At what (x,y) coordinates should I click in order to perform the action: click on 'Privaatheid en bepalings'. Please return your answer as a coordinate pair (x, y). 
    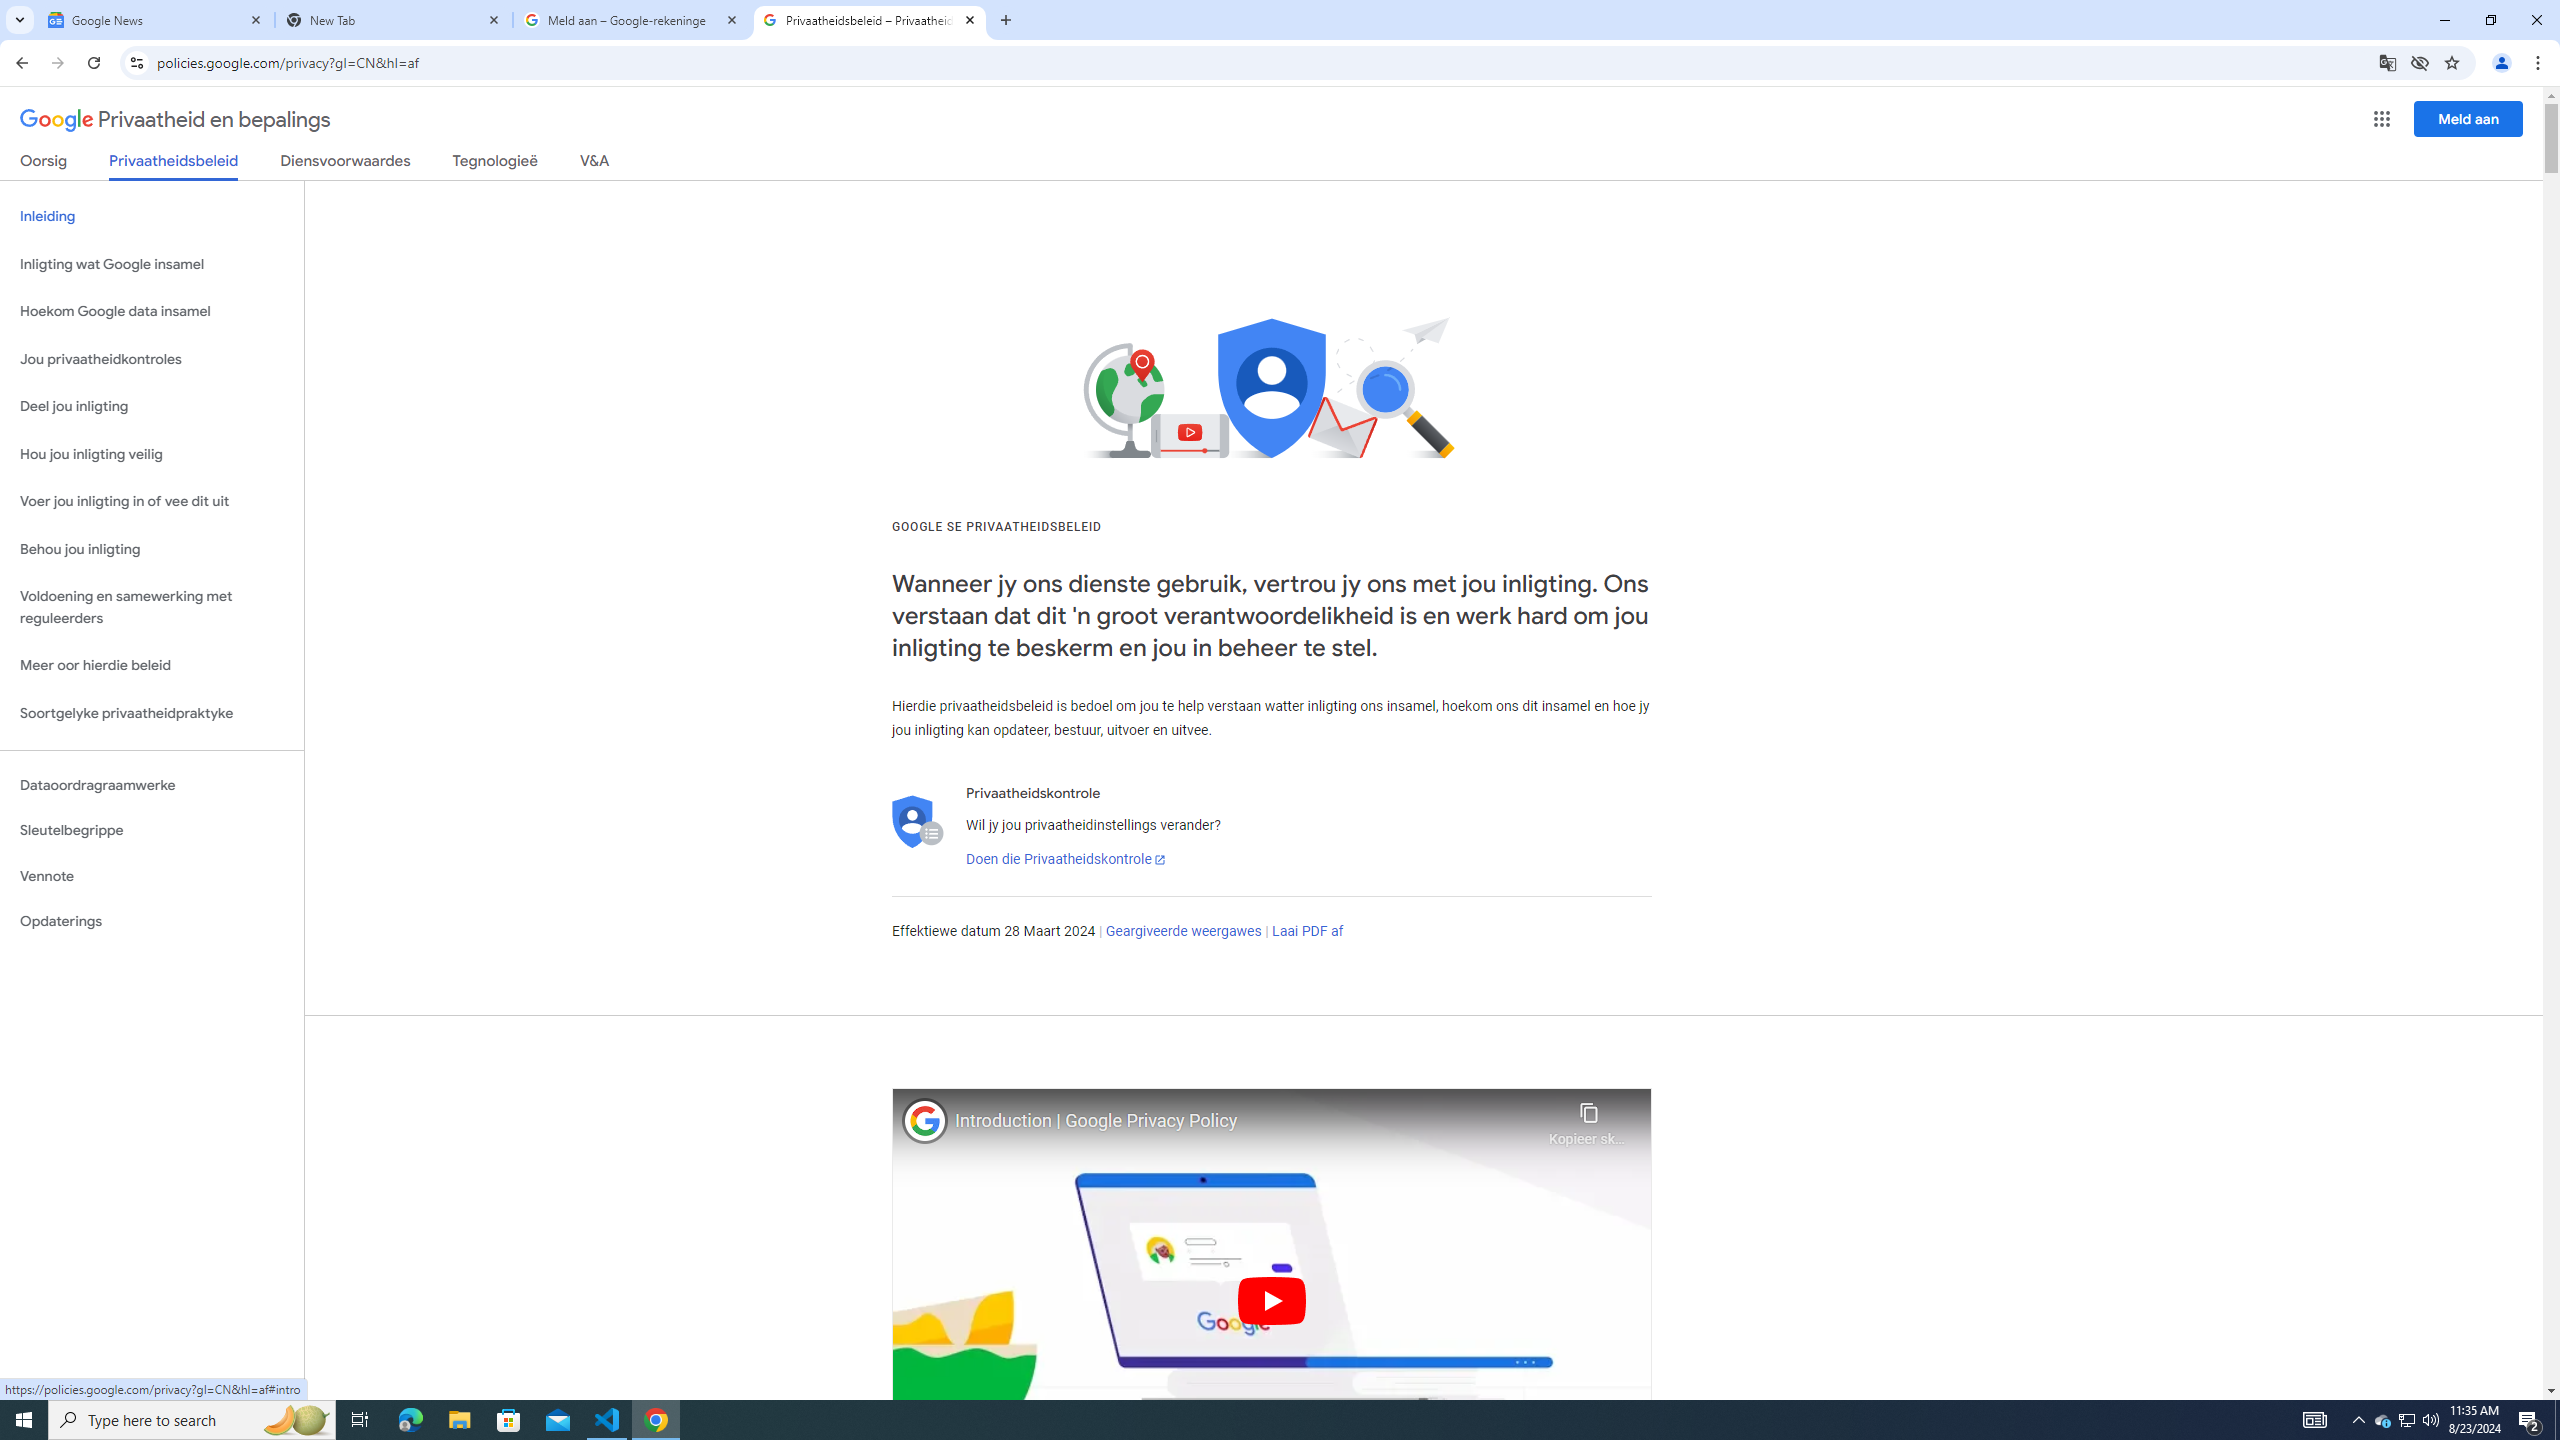
    Looking at the image, I should click on (175, 119).